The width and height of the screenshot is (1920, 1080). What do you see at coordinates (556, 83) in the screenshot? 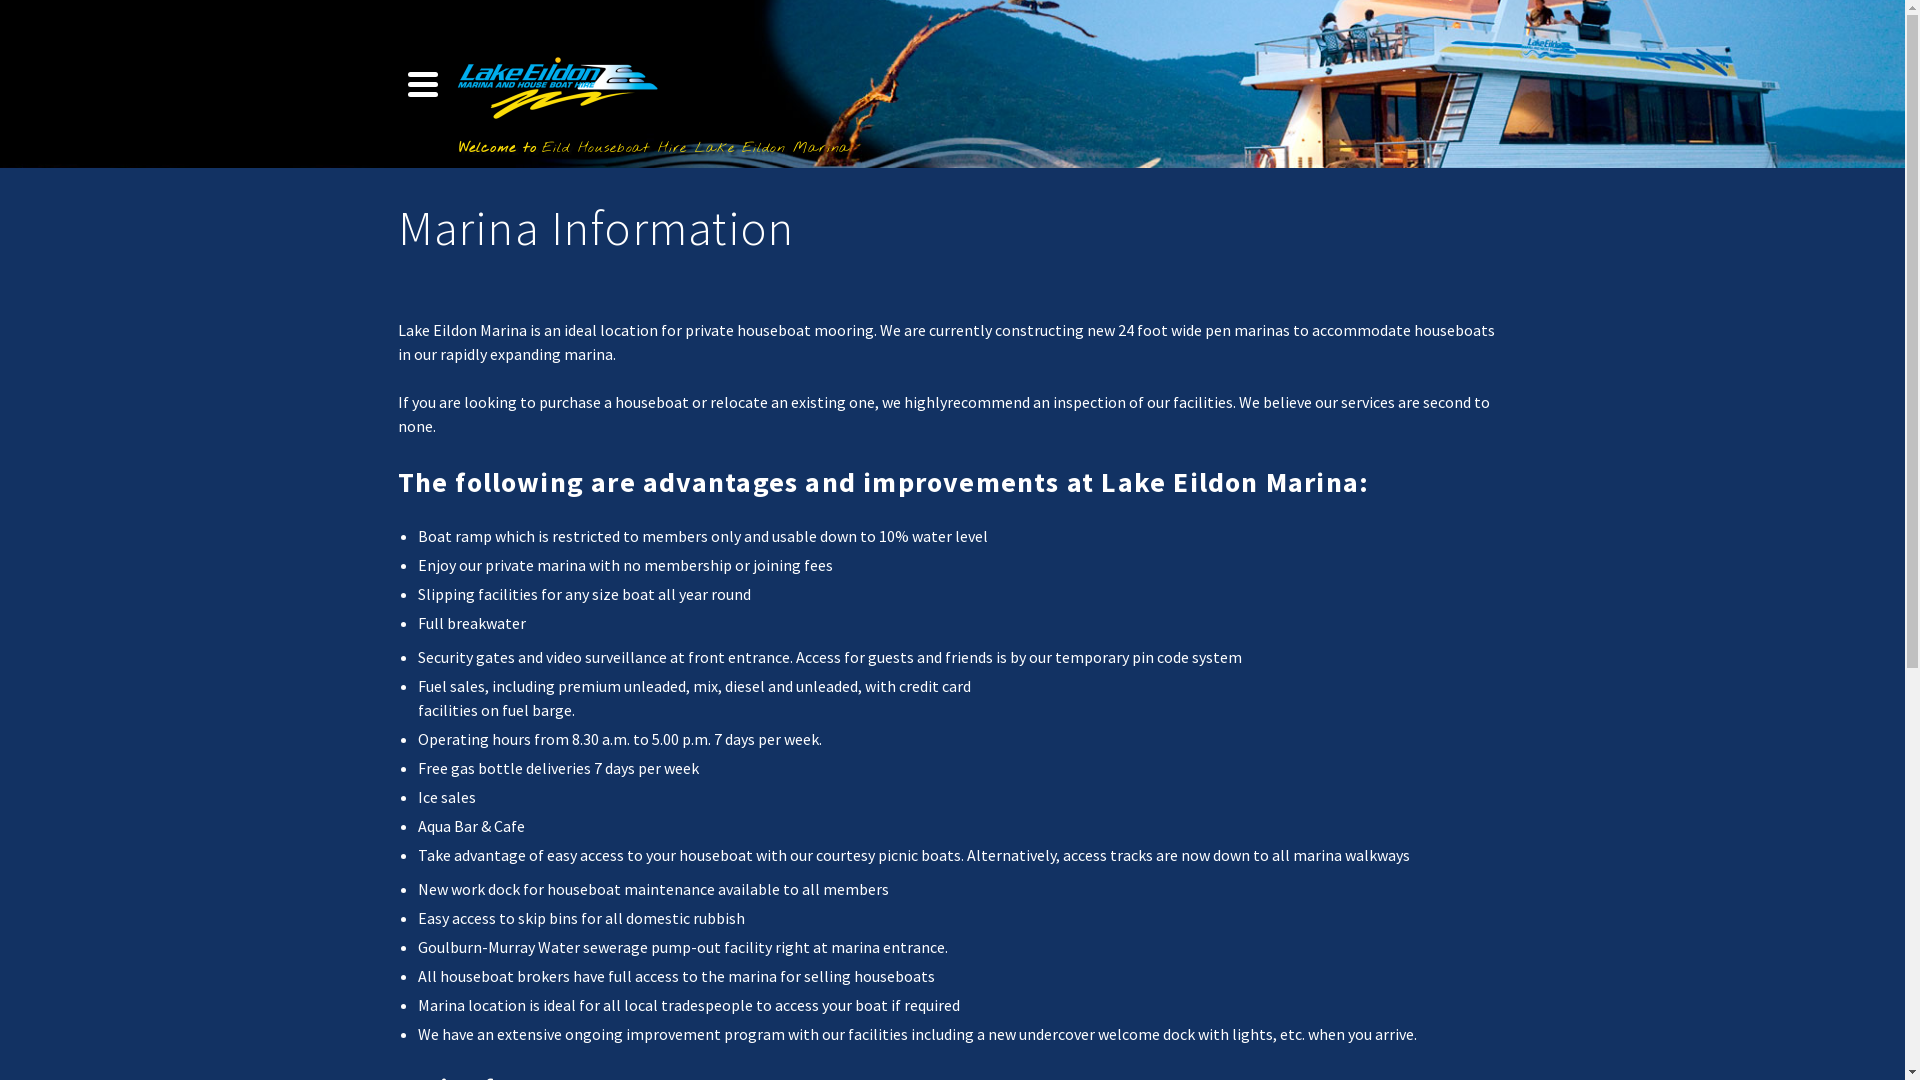
I see `'Eild Houseboat Hire Lake Eildon Marina'` at bounding box center [556, 83].